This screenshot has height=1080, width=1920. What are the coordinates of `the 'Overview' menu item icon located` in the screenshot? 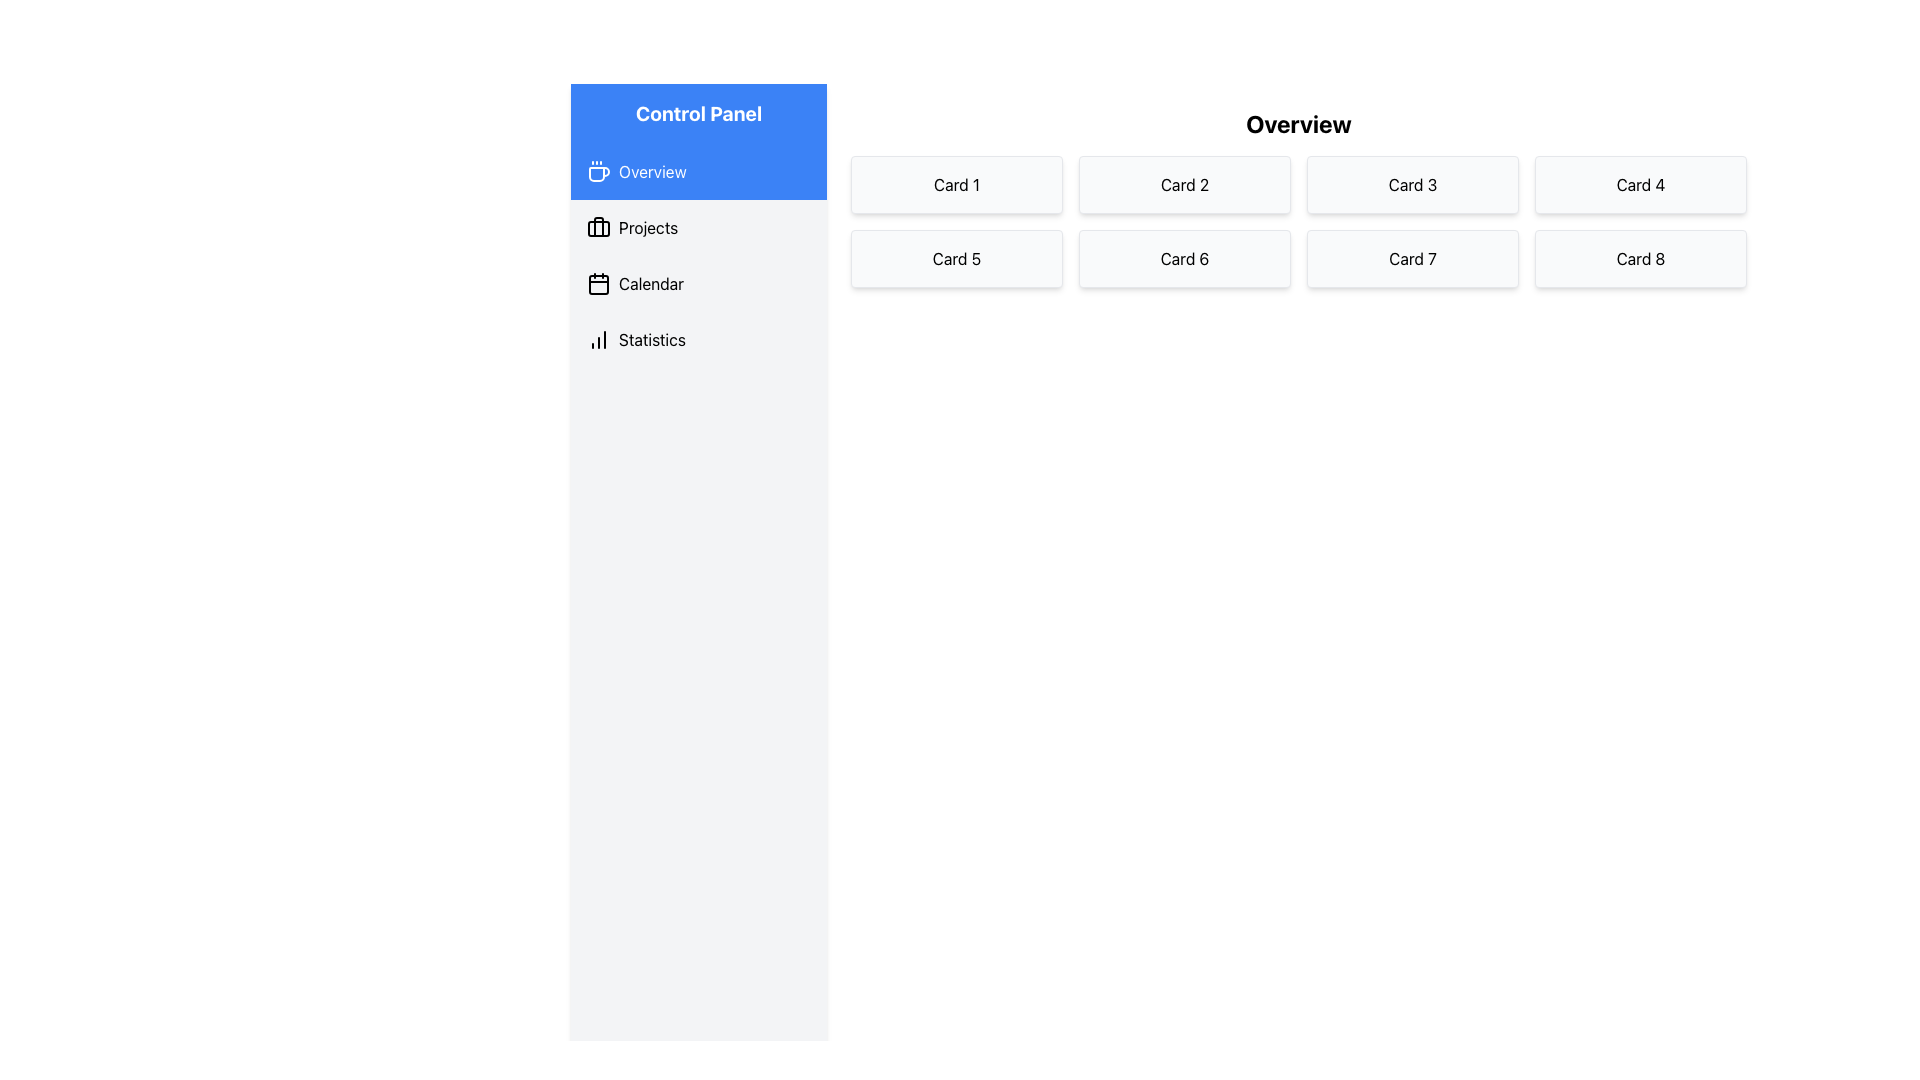 It's located at (598, 171).